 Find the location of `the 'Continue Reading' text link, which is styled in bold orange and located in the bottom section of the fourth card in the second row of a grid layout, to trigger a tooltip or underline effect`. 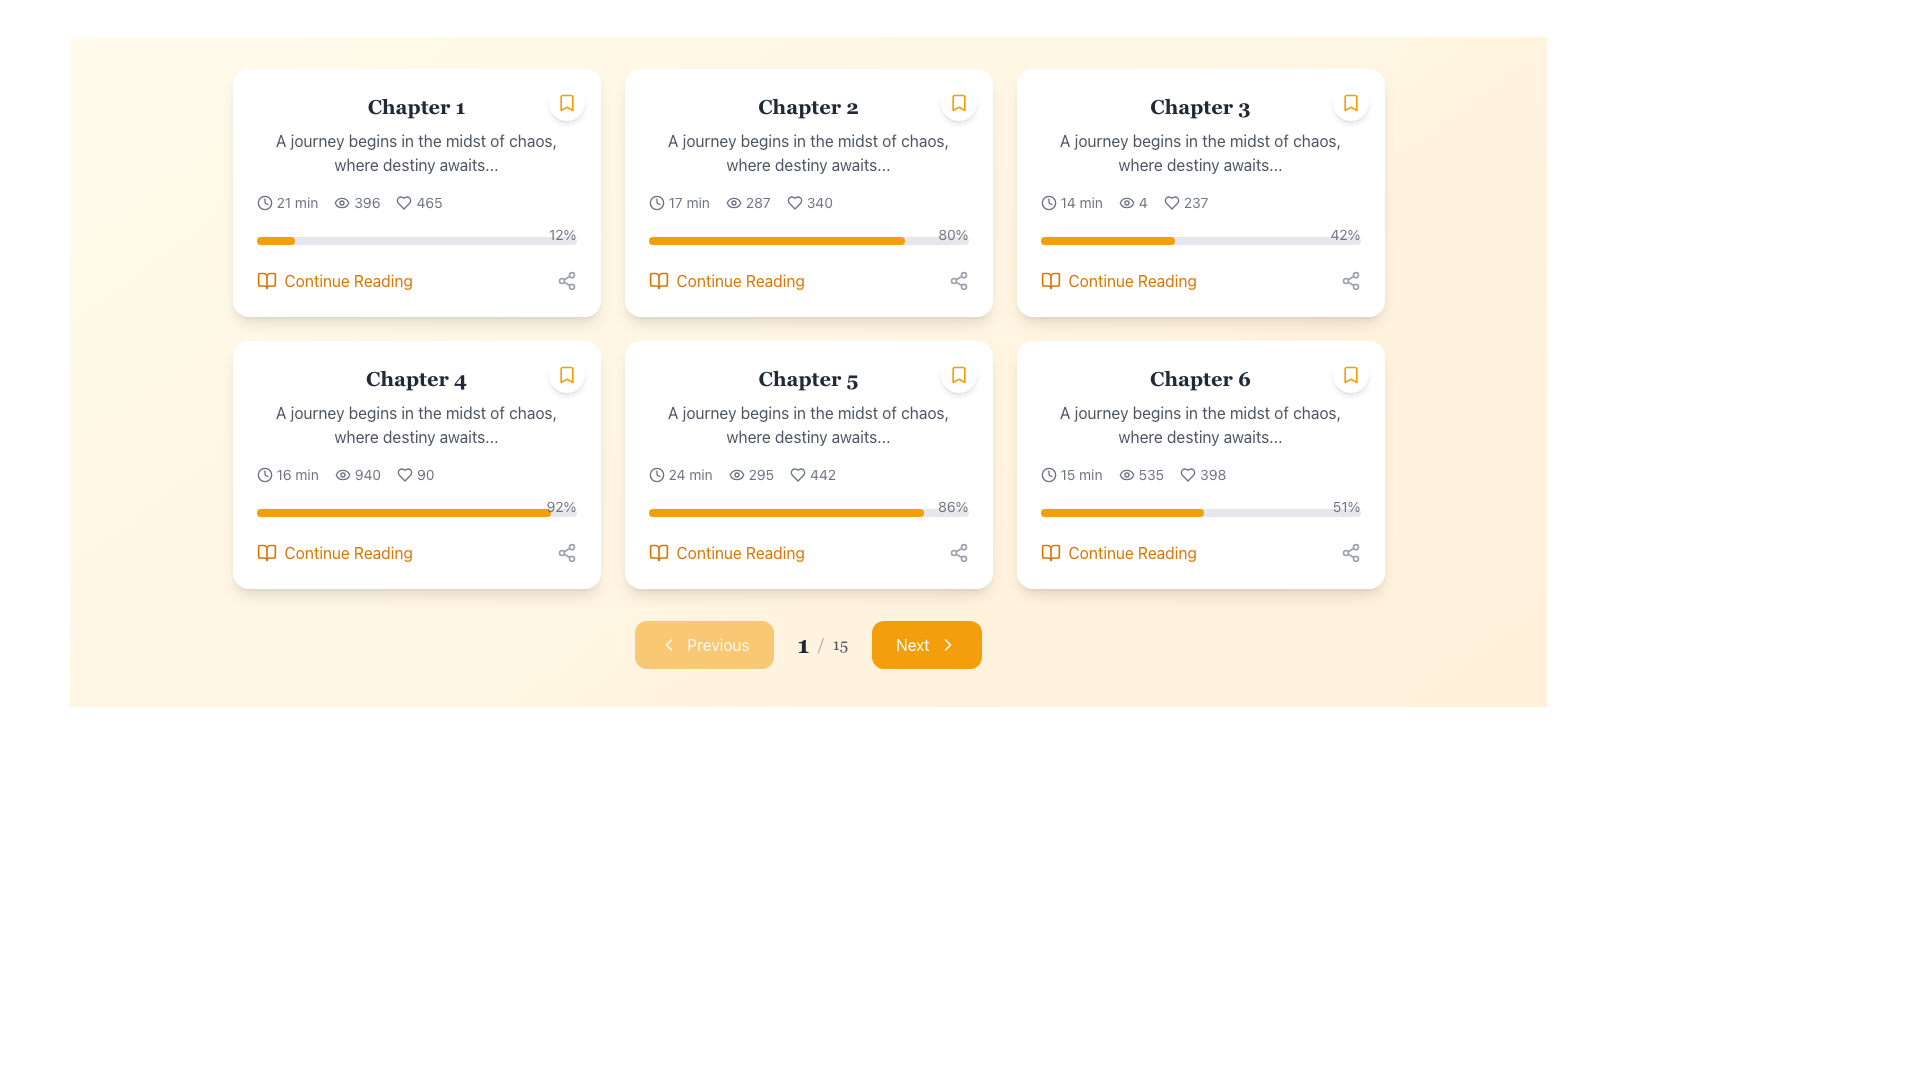

the 'Continue Reading' text link, which is styled in bold orange and located in the bottom section of the fourth card in the second row of a grid layout, to trigger a tooltip or underline effect is located at coordinates (348, 552).